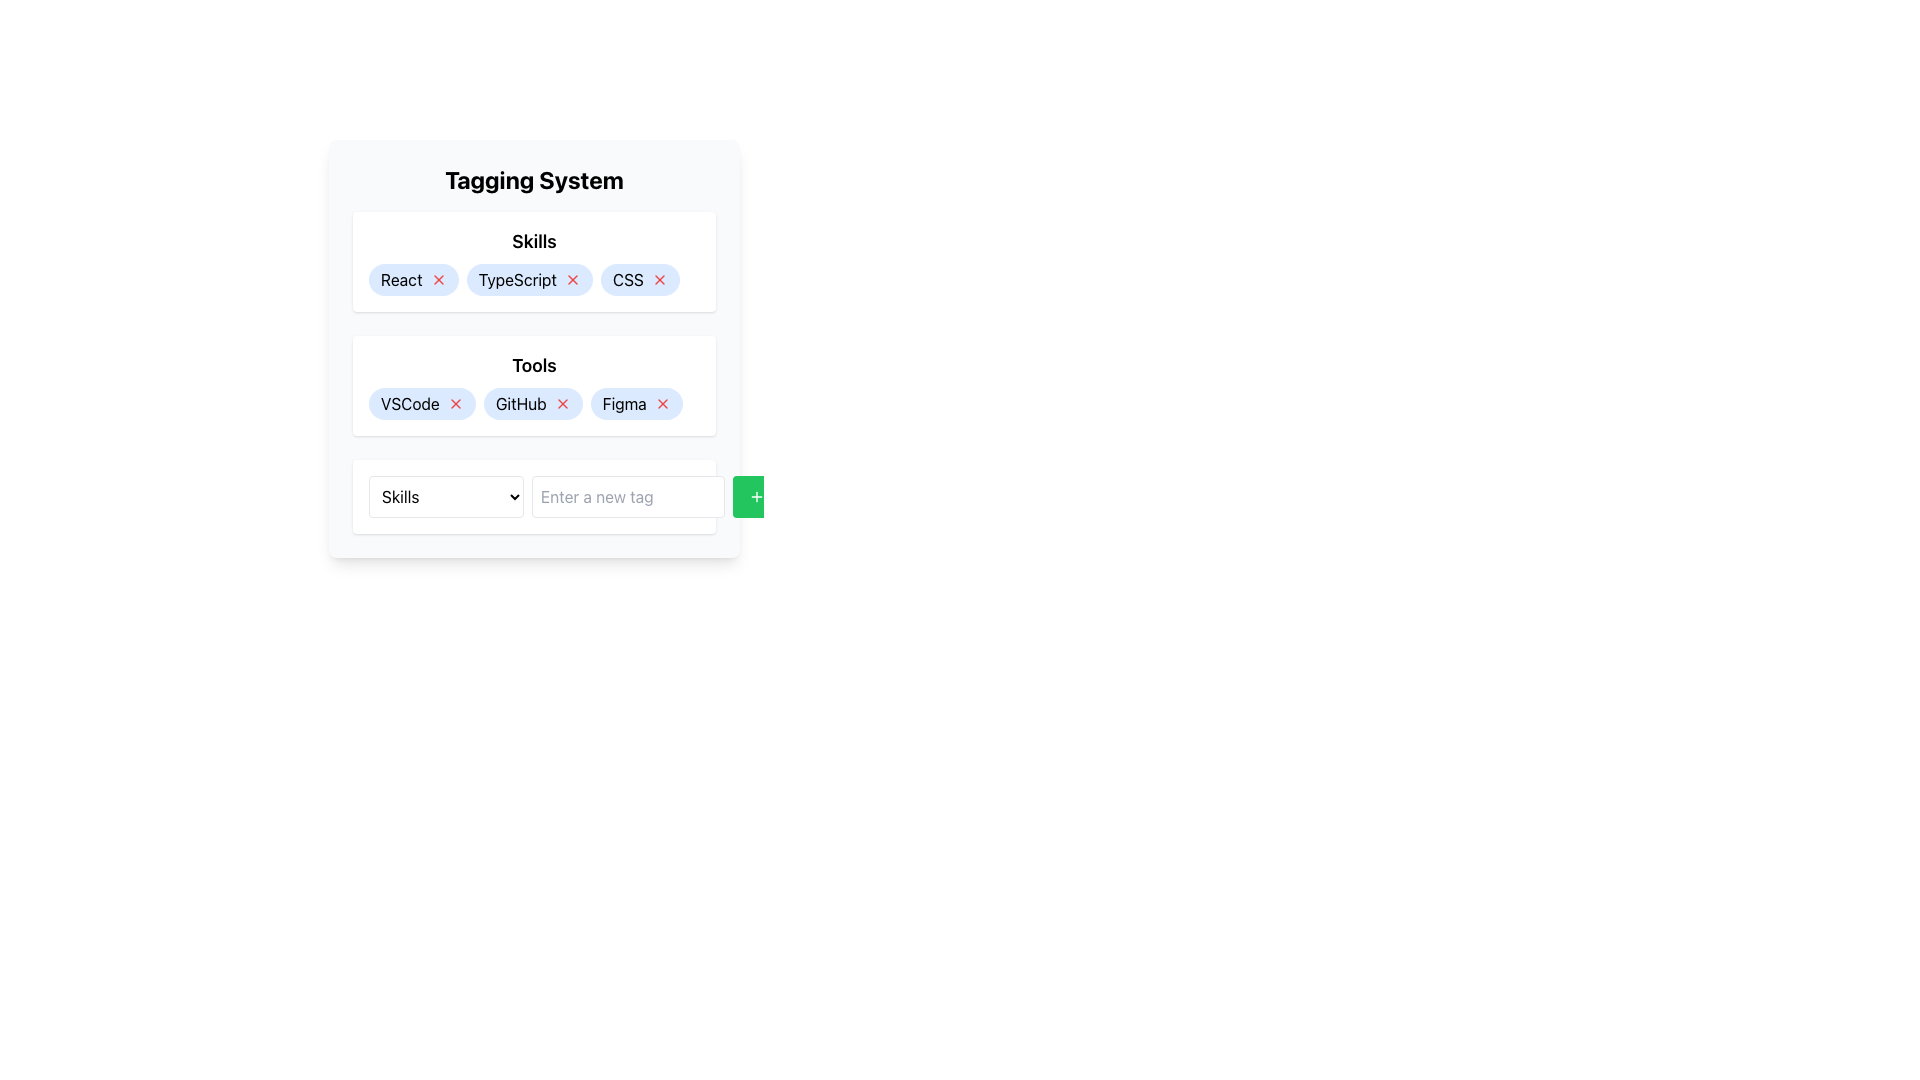 The width and height of the screenshot is (1920, 1080). What do you see at coordinates (756, 496) in the screenshot?
I see `the button located at the far right side of the row within the 'Tagging System' interface, adjacent to the 'Enter a new tag' input field` at bounding box center [756, 496].